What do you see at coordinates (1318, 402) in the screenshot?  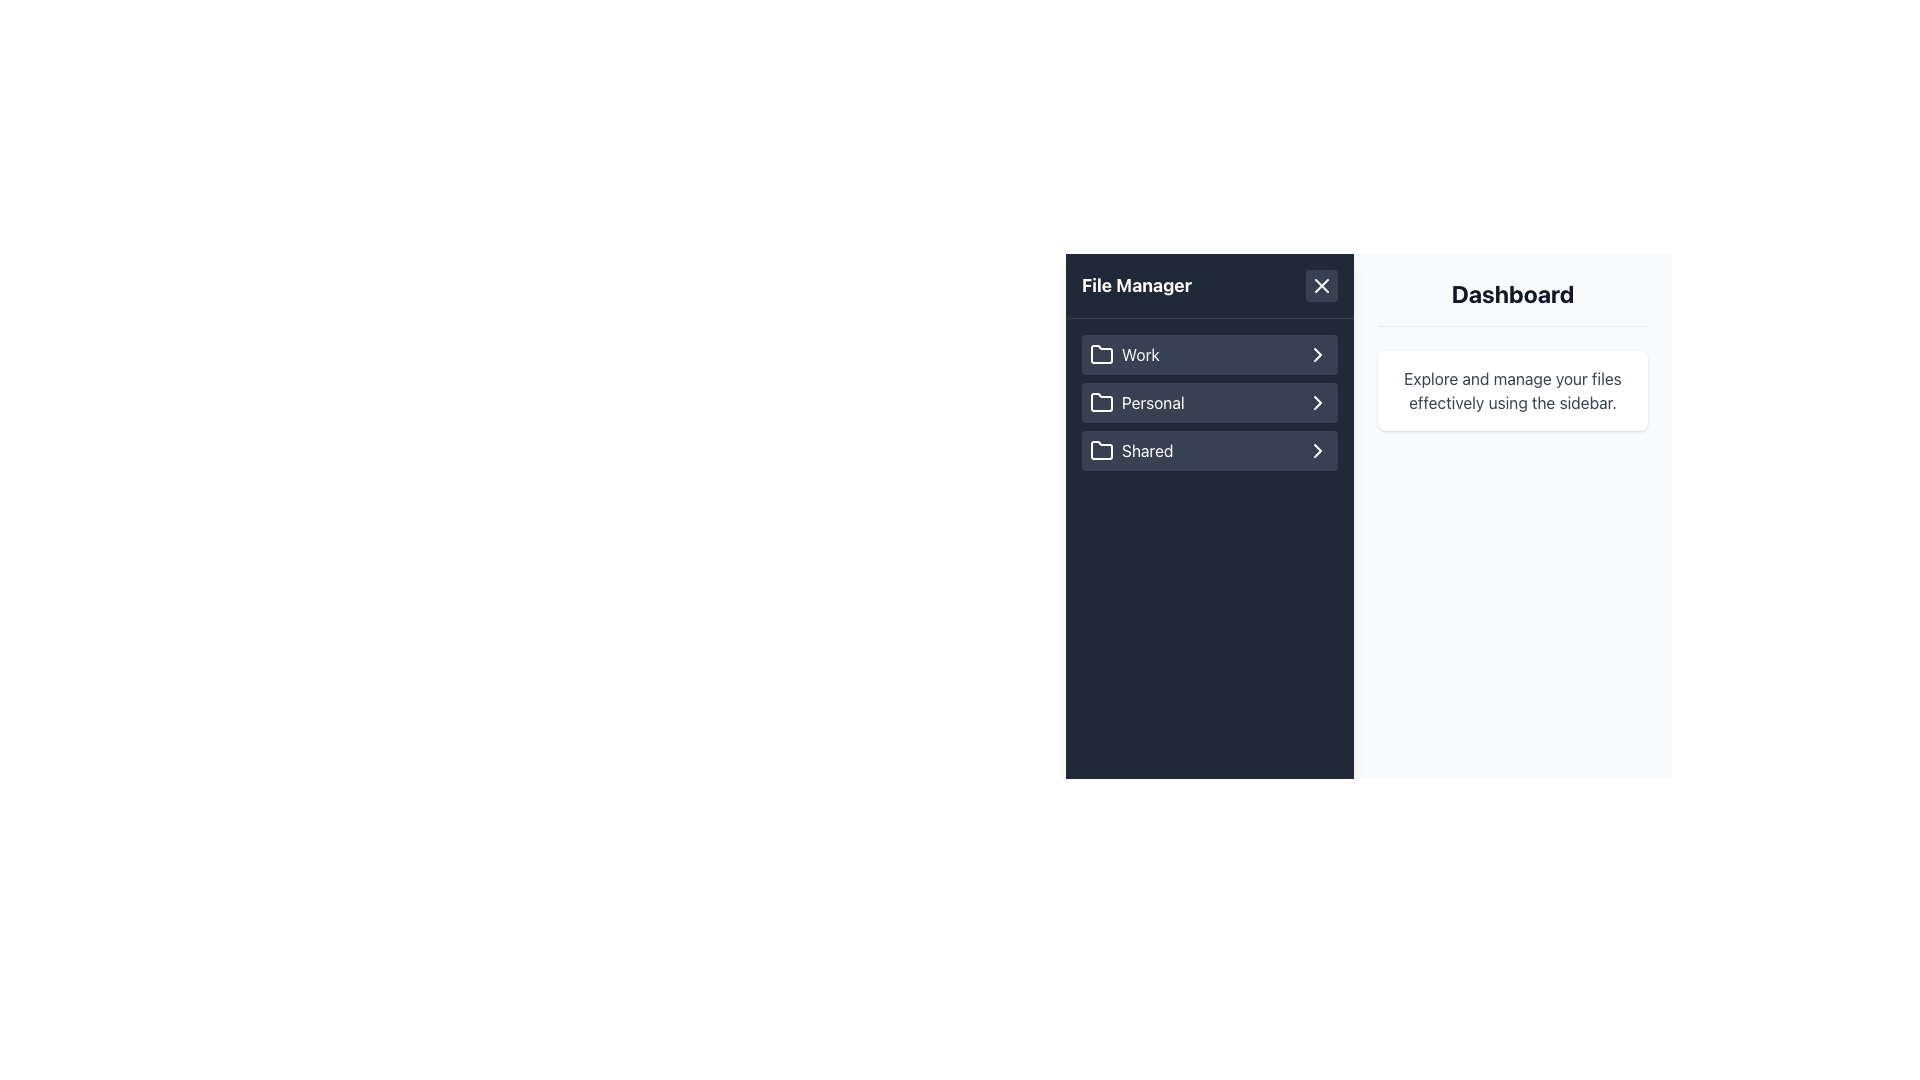 I see `the rightward pointing chevron icon located in the sidebar menu, which is positioned to the right of the 'Personal' folder label in the 'File Manager'` at bounding box center [1318, 402].